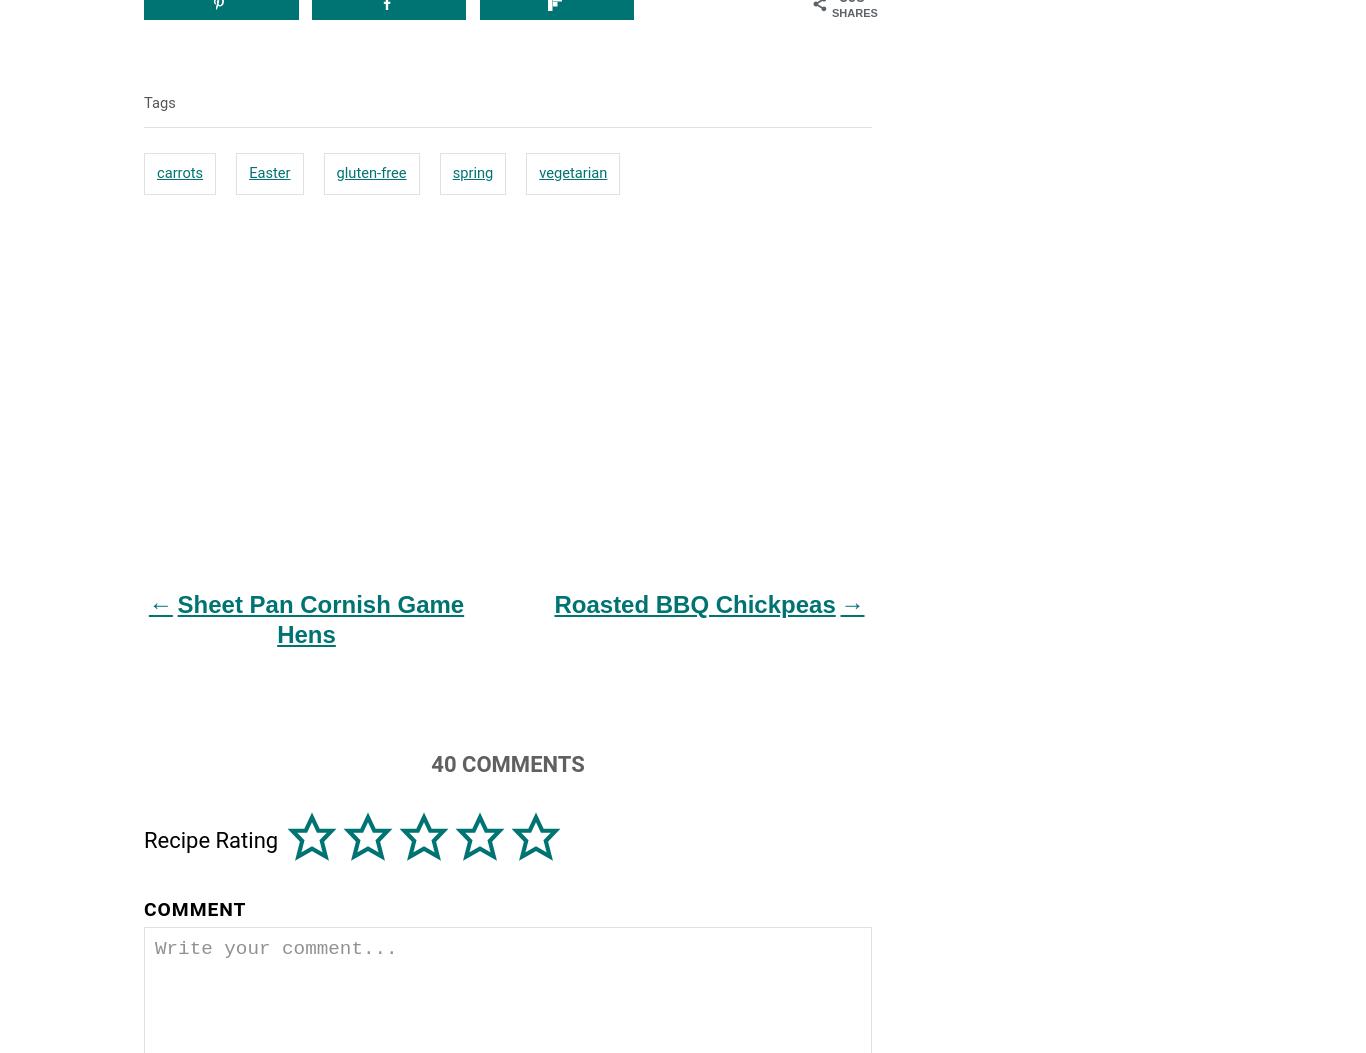 Image resolution: width=1366 pixels, height=1053 pixels. I want to click on 'Sheet Pan Cornish Game Hens', so click(320, 618).